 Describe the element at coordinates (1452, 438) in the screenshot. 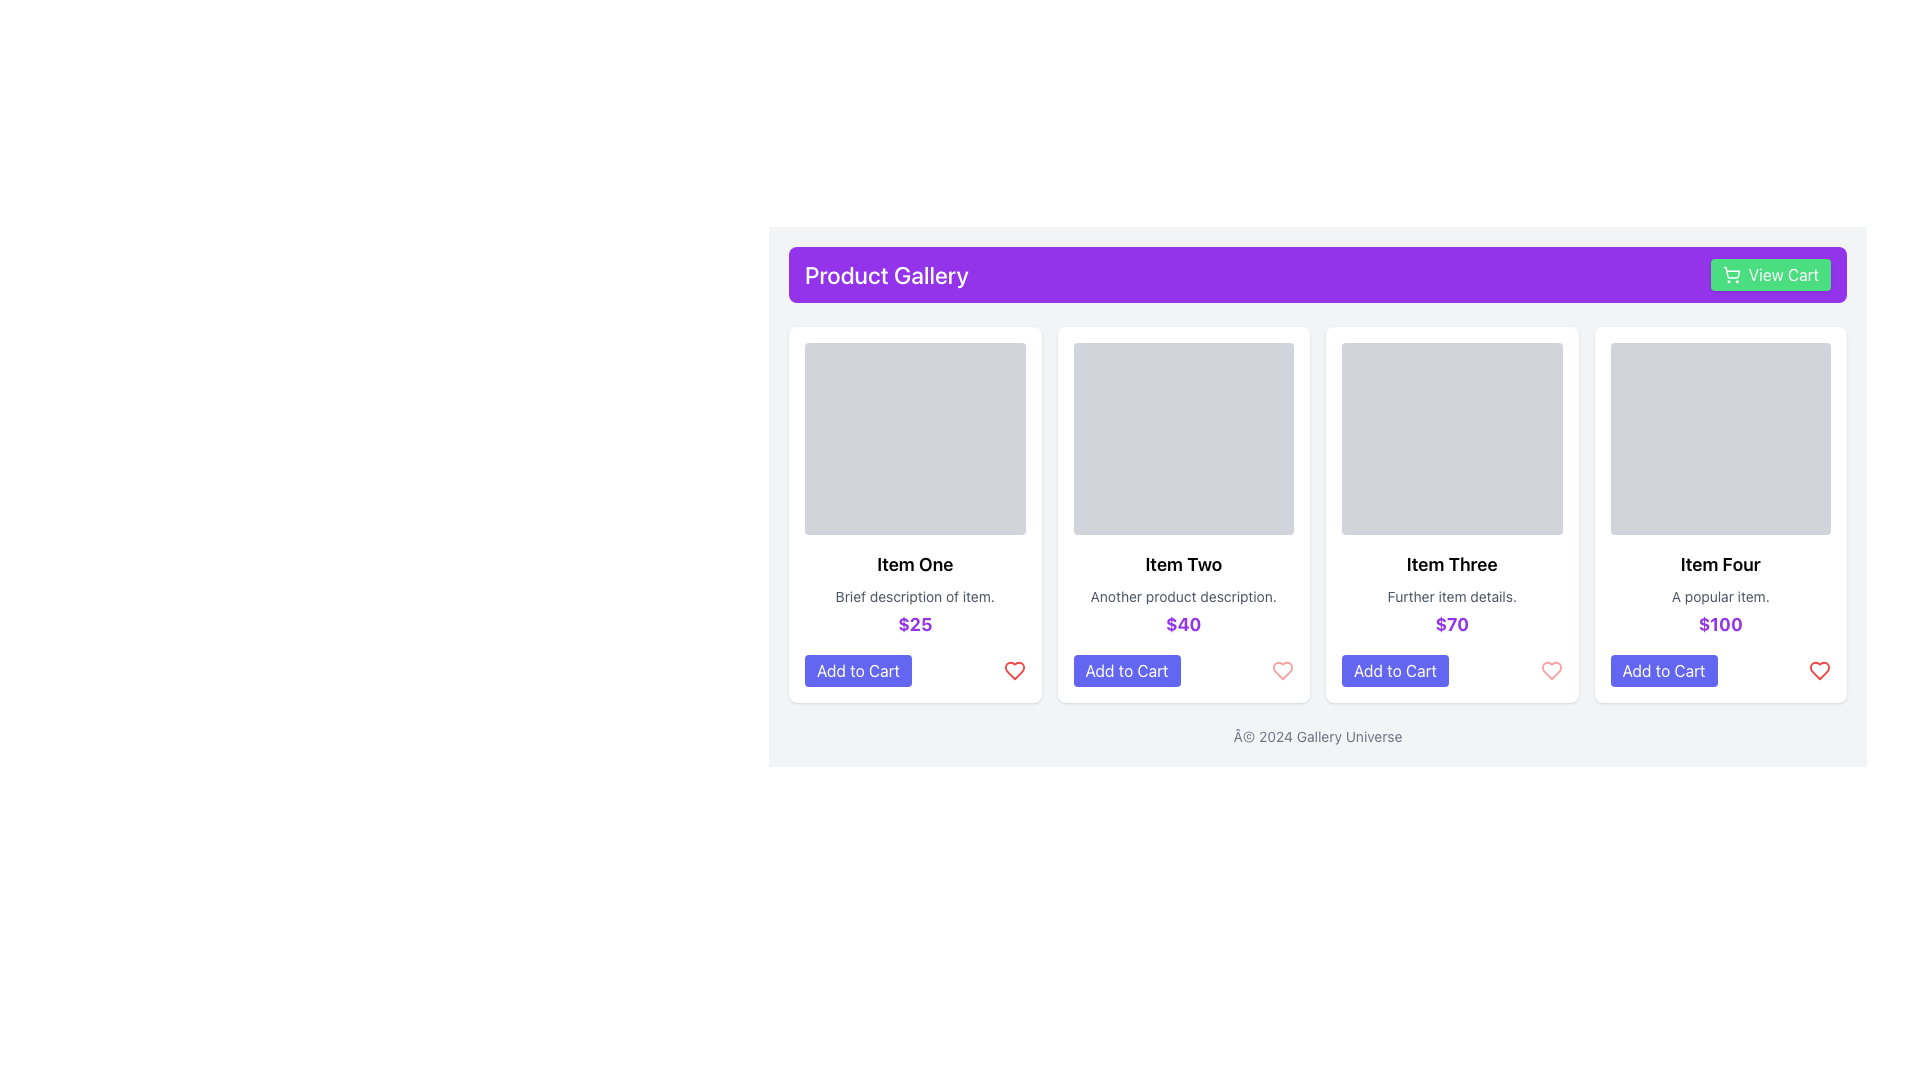

I see `the gray rectangular block with rounded corners that serves as an image placeholder, located above the title of 'Item Three'` at that location.